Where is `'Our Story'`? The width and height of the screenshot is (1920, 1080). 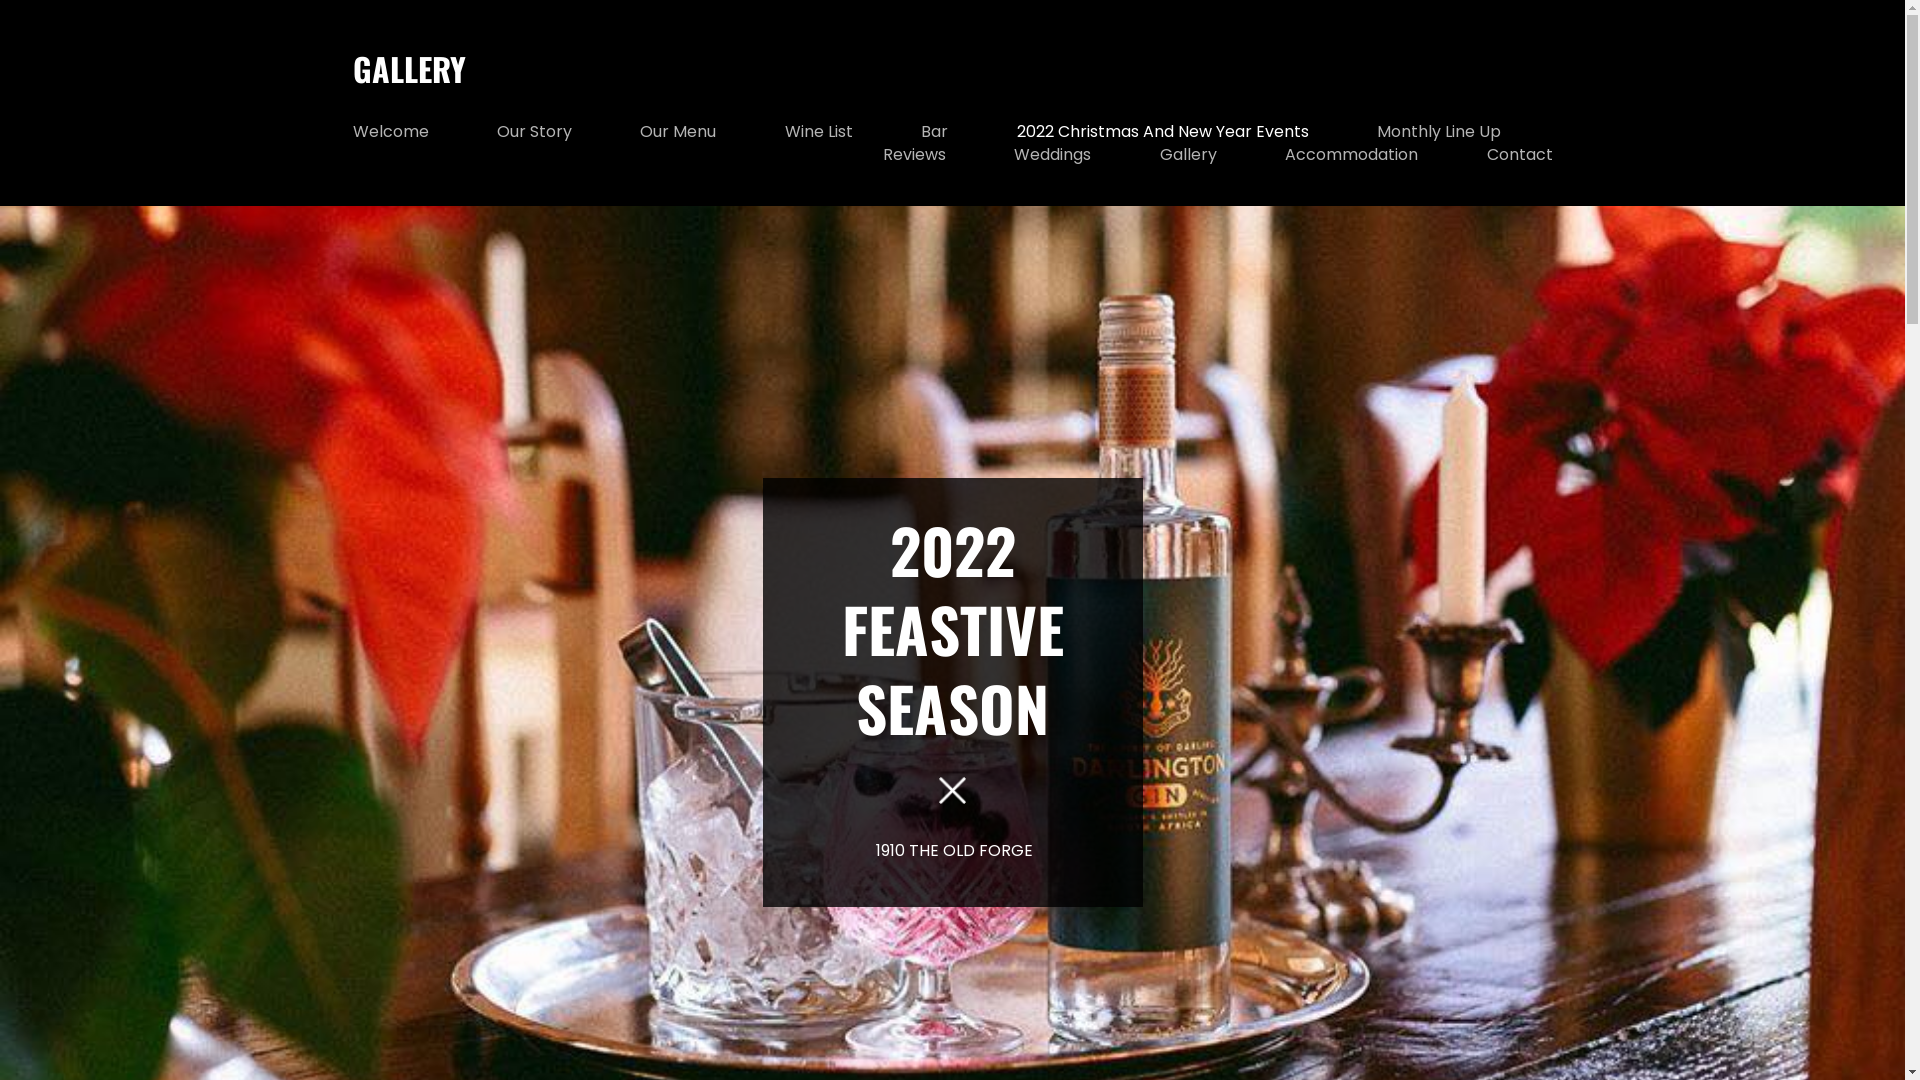
'Our Story' is located at coordinates (497, 131).